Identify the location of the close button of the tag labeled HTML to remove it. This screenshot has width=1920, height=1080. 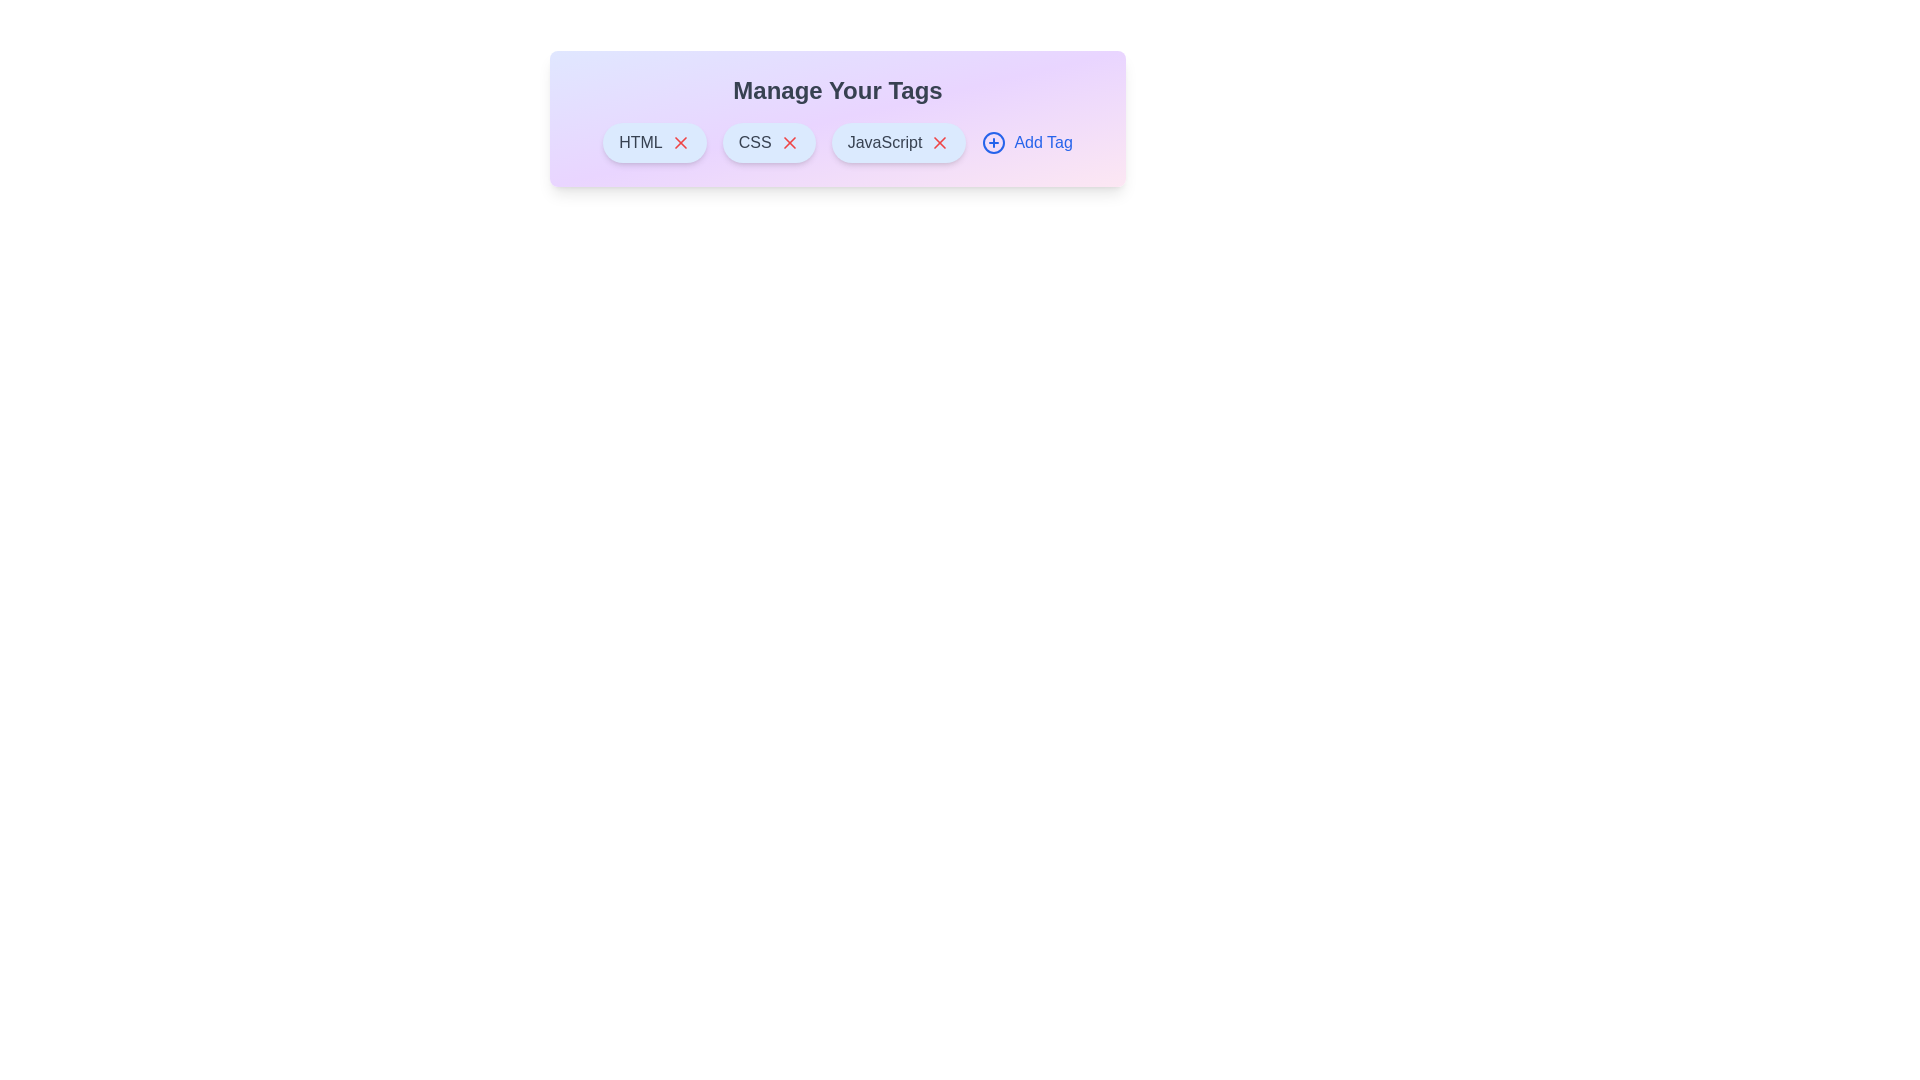
(680, 141).